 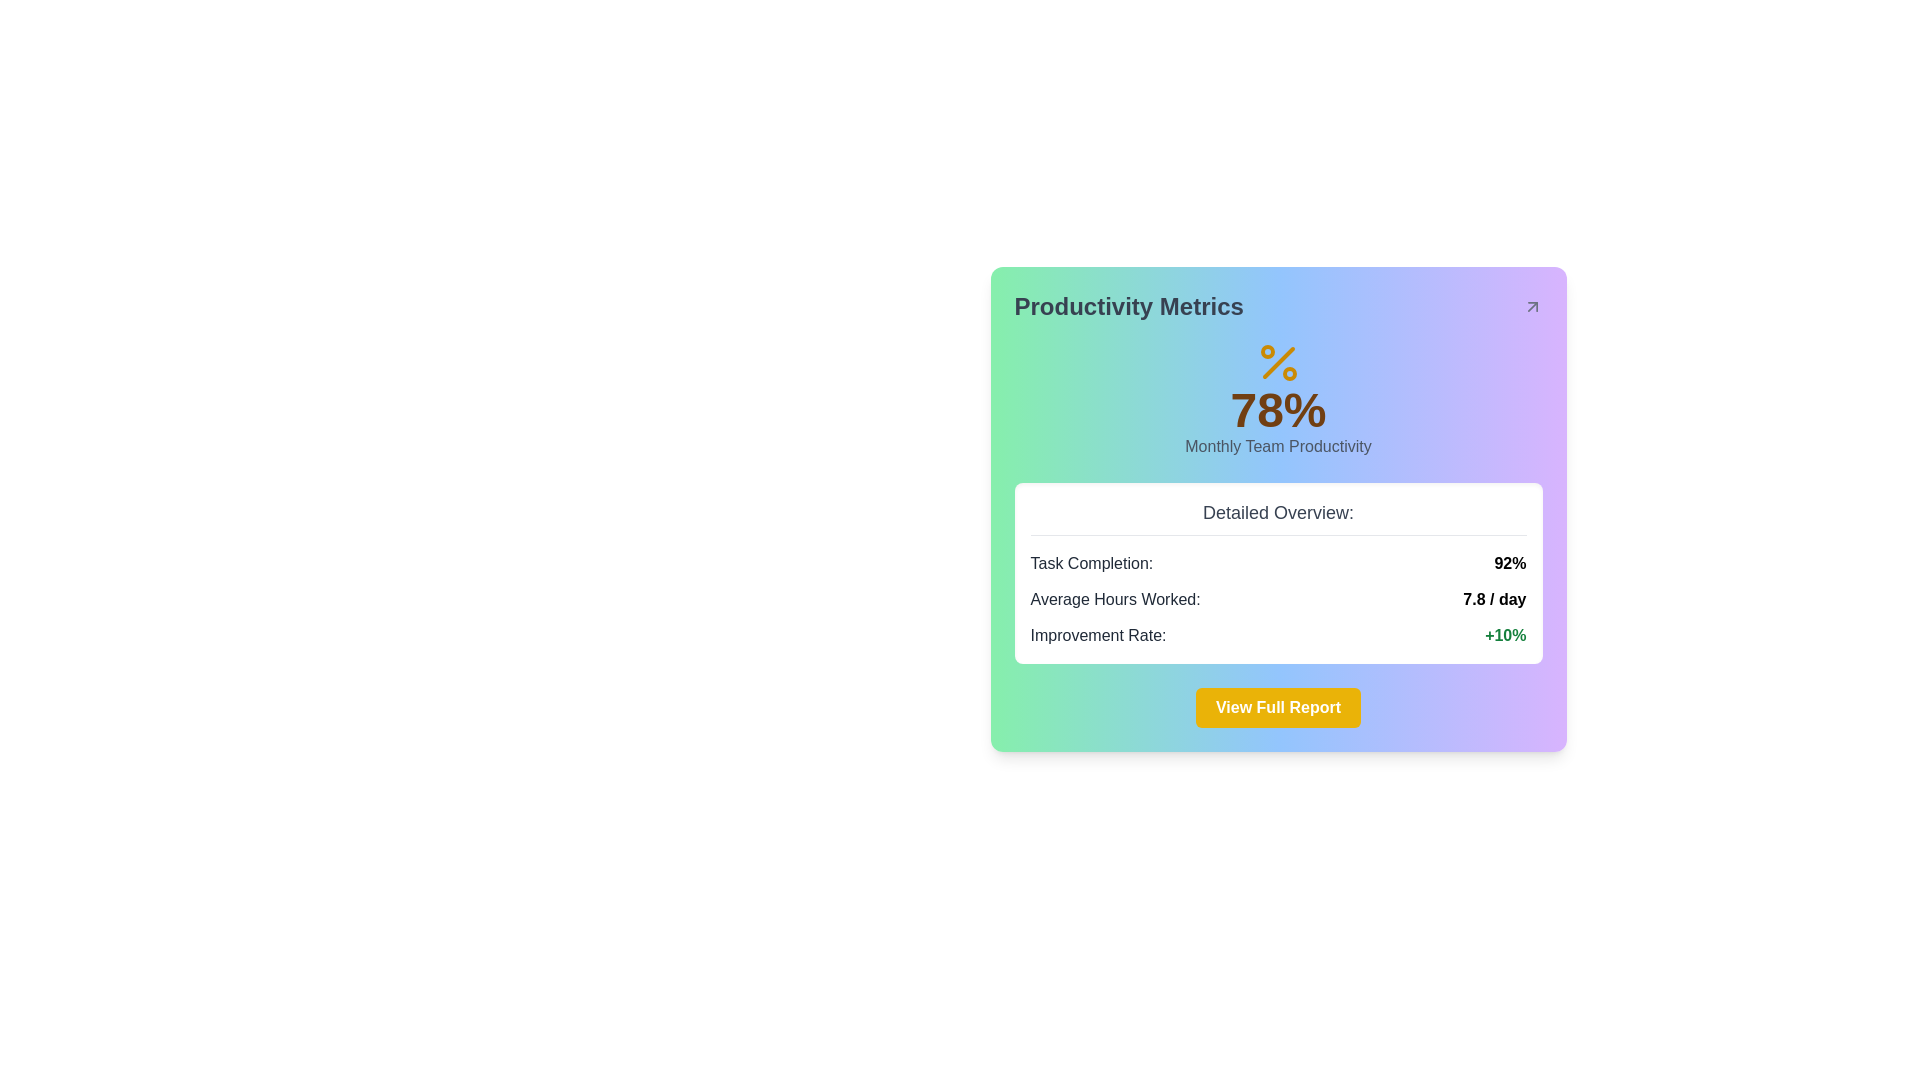 I want to click on the decorative icon located in the 'Productivity Metrics' box, positioned above the '78%' text, so click(x=1277, y=362).